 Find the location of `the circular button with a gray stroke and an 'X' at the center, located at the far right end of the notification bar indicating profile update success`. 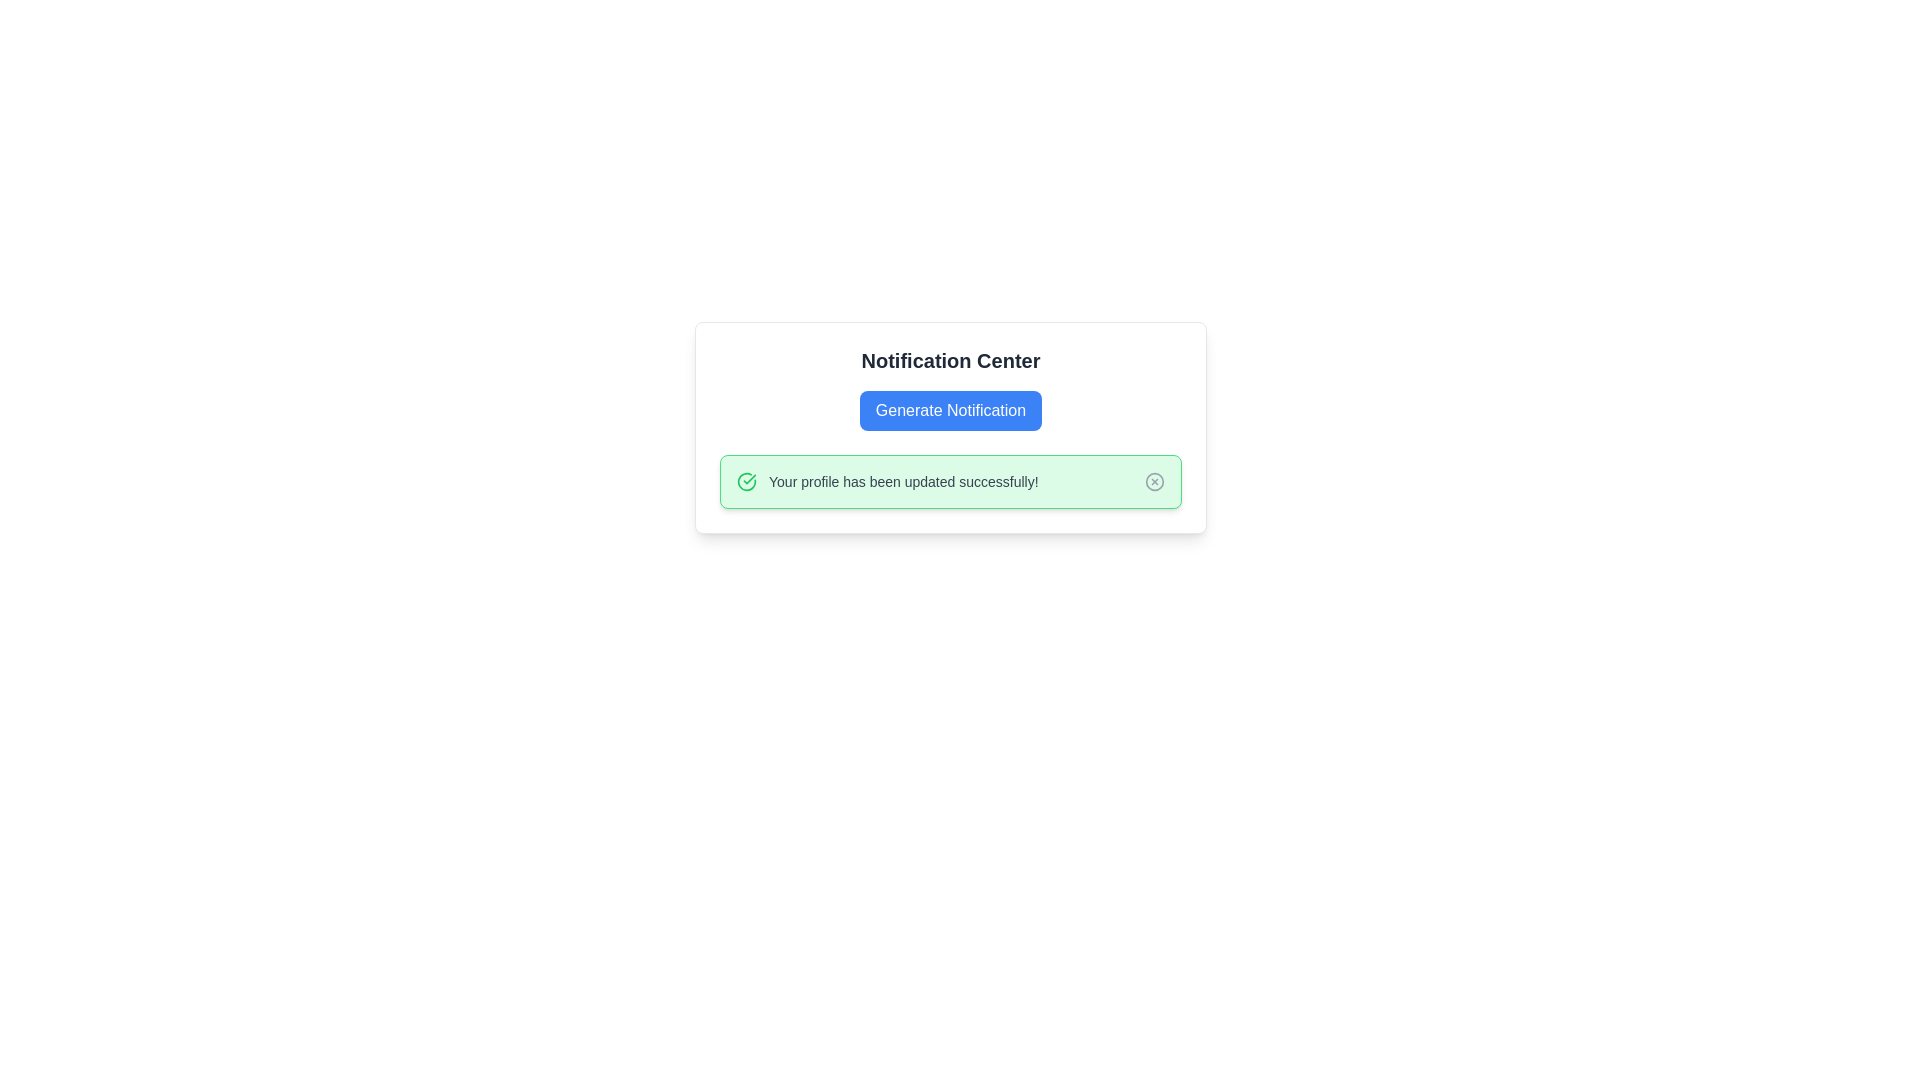

the circular button with a gray stroke and an 'X' at the center, located at the far right end of the notification bar indicating profile update success is located at coordinates (1155, 482).